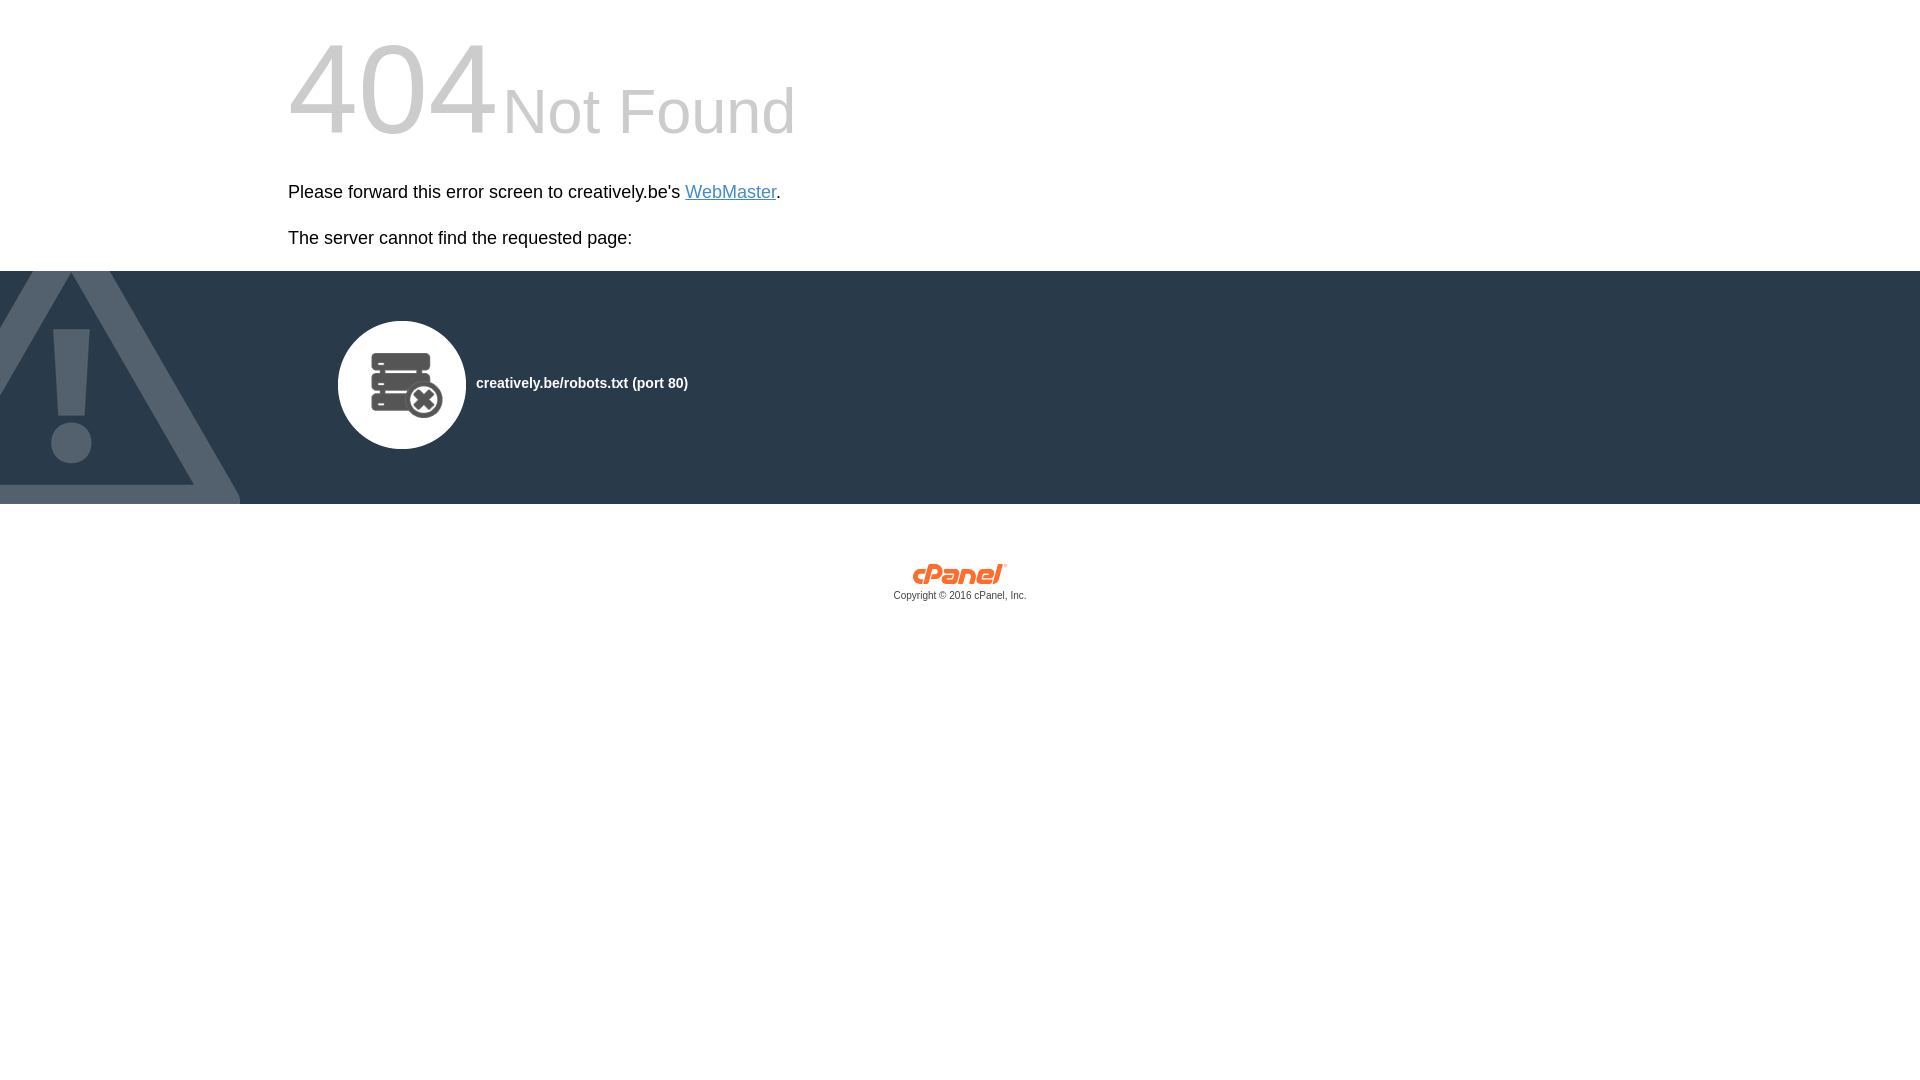 Image resolution: width=1920 pixels, height=1080 pixels. What do you see at coordinates (729, 192) in the screenshot?
I see `'WebMaster'` at bounding box center [729, 192].